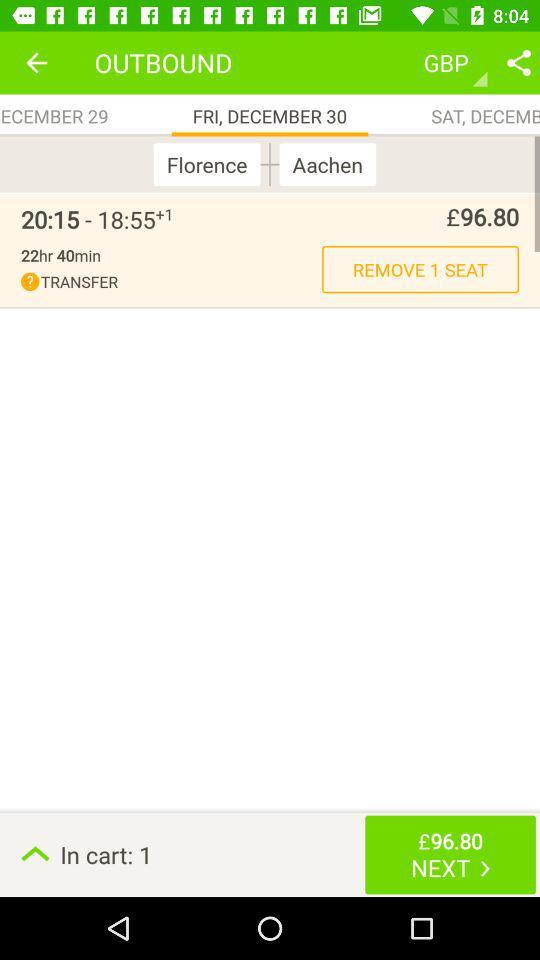  I want to click on location, so click(518, 62).